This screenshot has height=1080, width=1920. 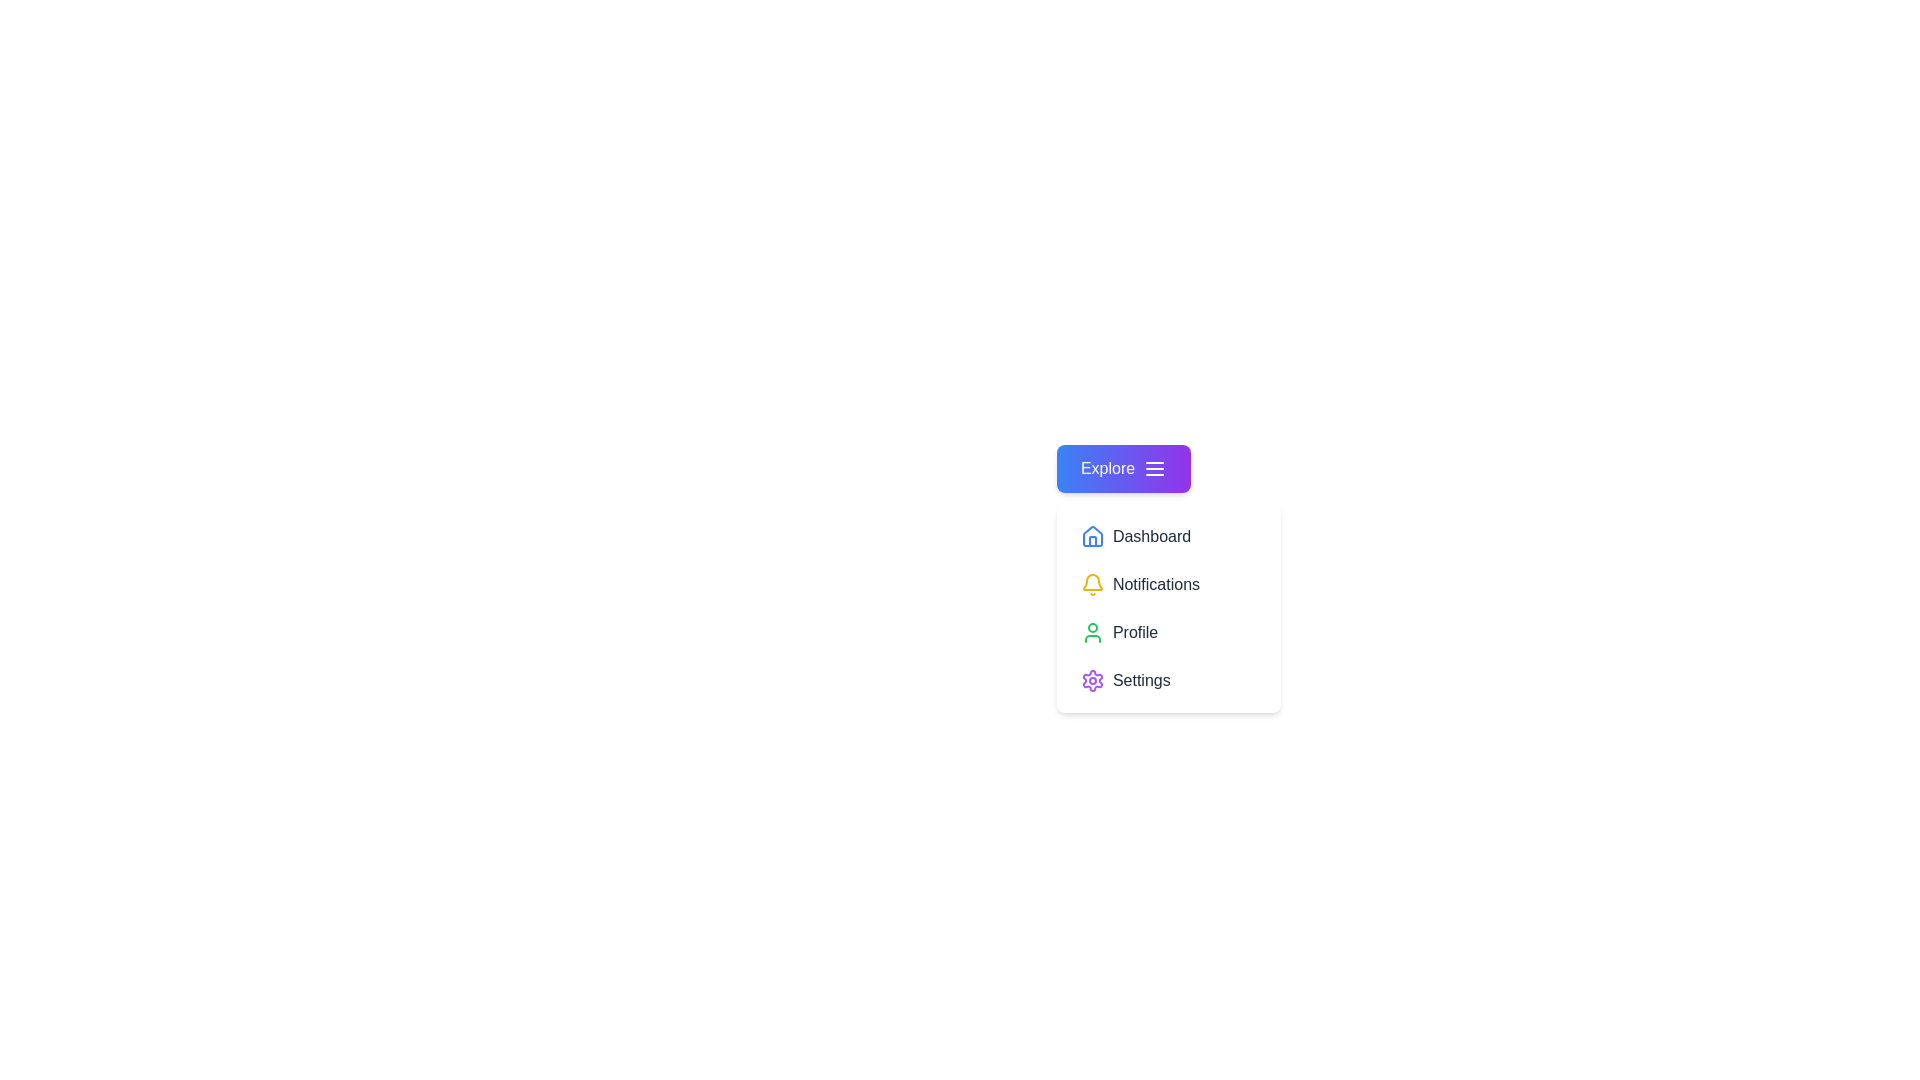 What do you see at coordinates (1168, 632) in the screenshot?
I see `the 'Profile' option in the menu` at bounding box center [1168, 632].